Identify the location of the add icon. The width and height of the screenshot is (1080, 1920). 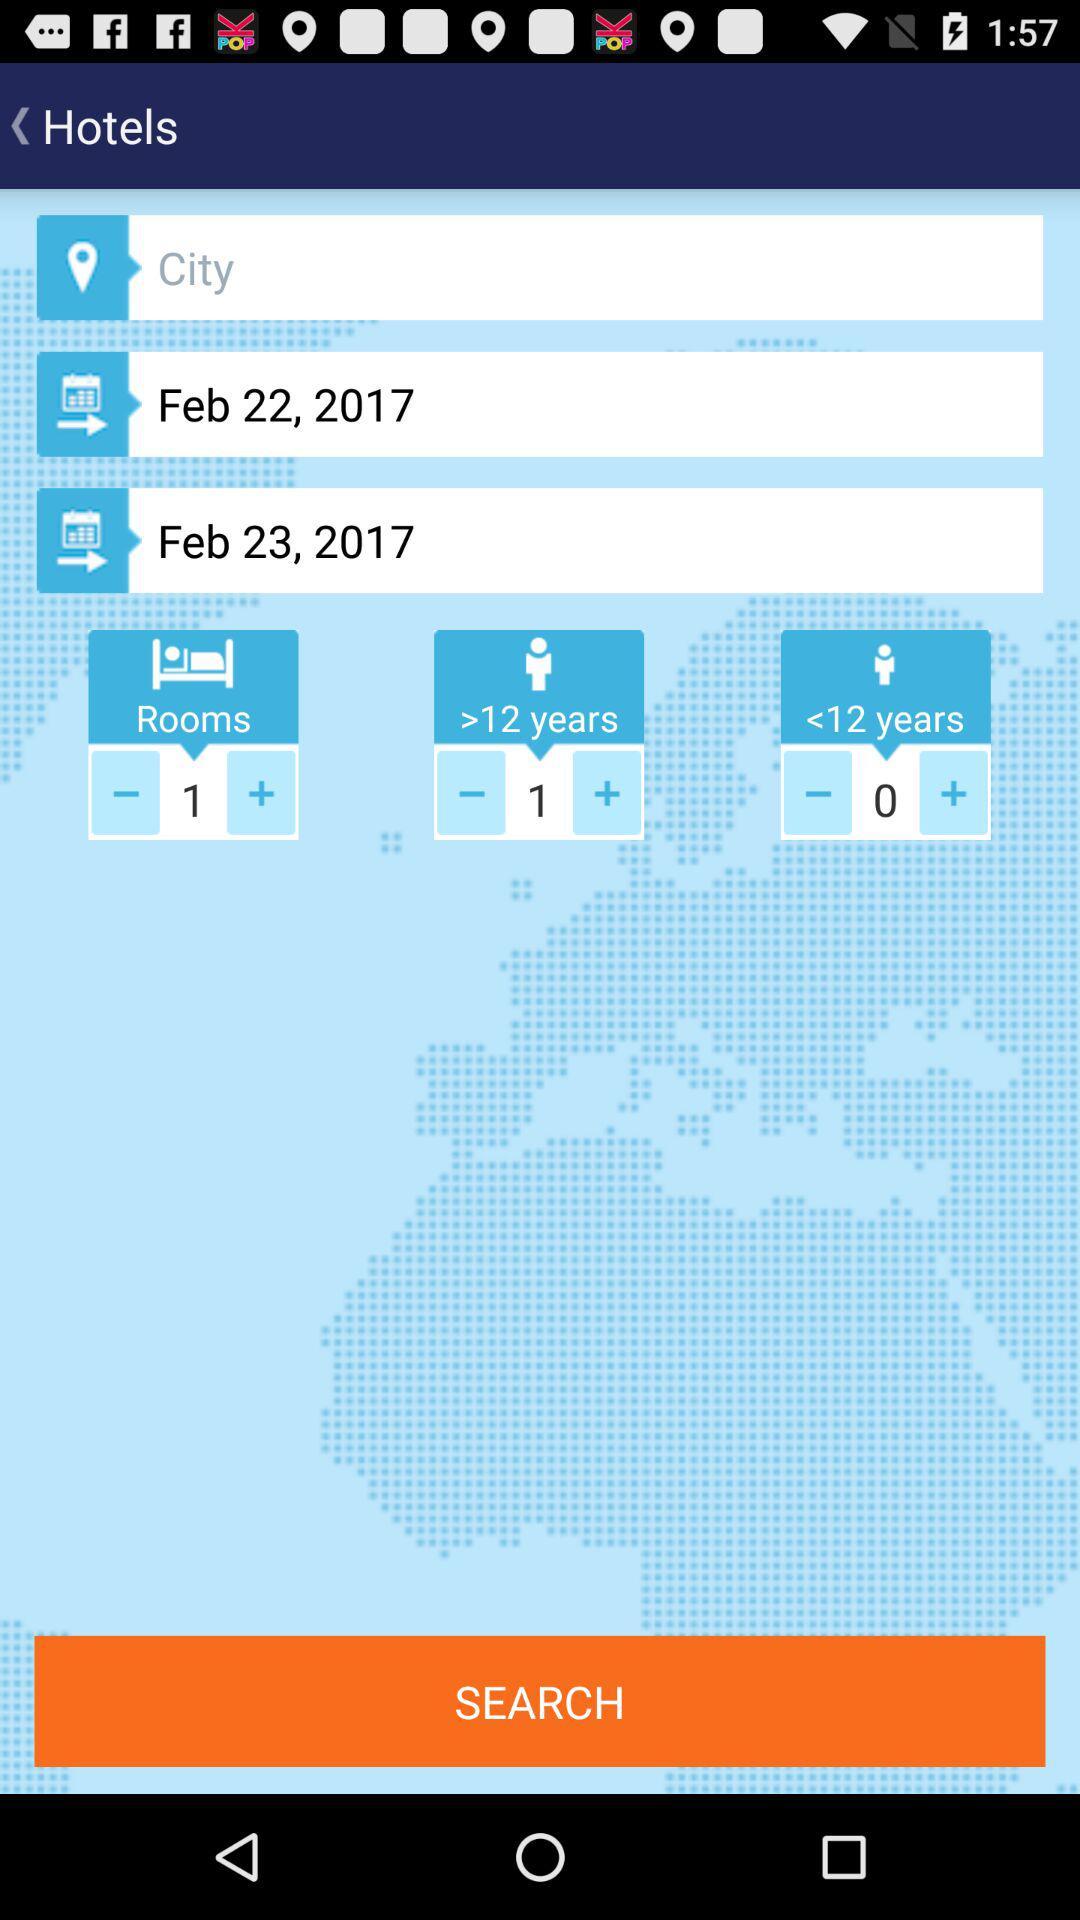
(606, 848).